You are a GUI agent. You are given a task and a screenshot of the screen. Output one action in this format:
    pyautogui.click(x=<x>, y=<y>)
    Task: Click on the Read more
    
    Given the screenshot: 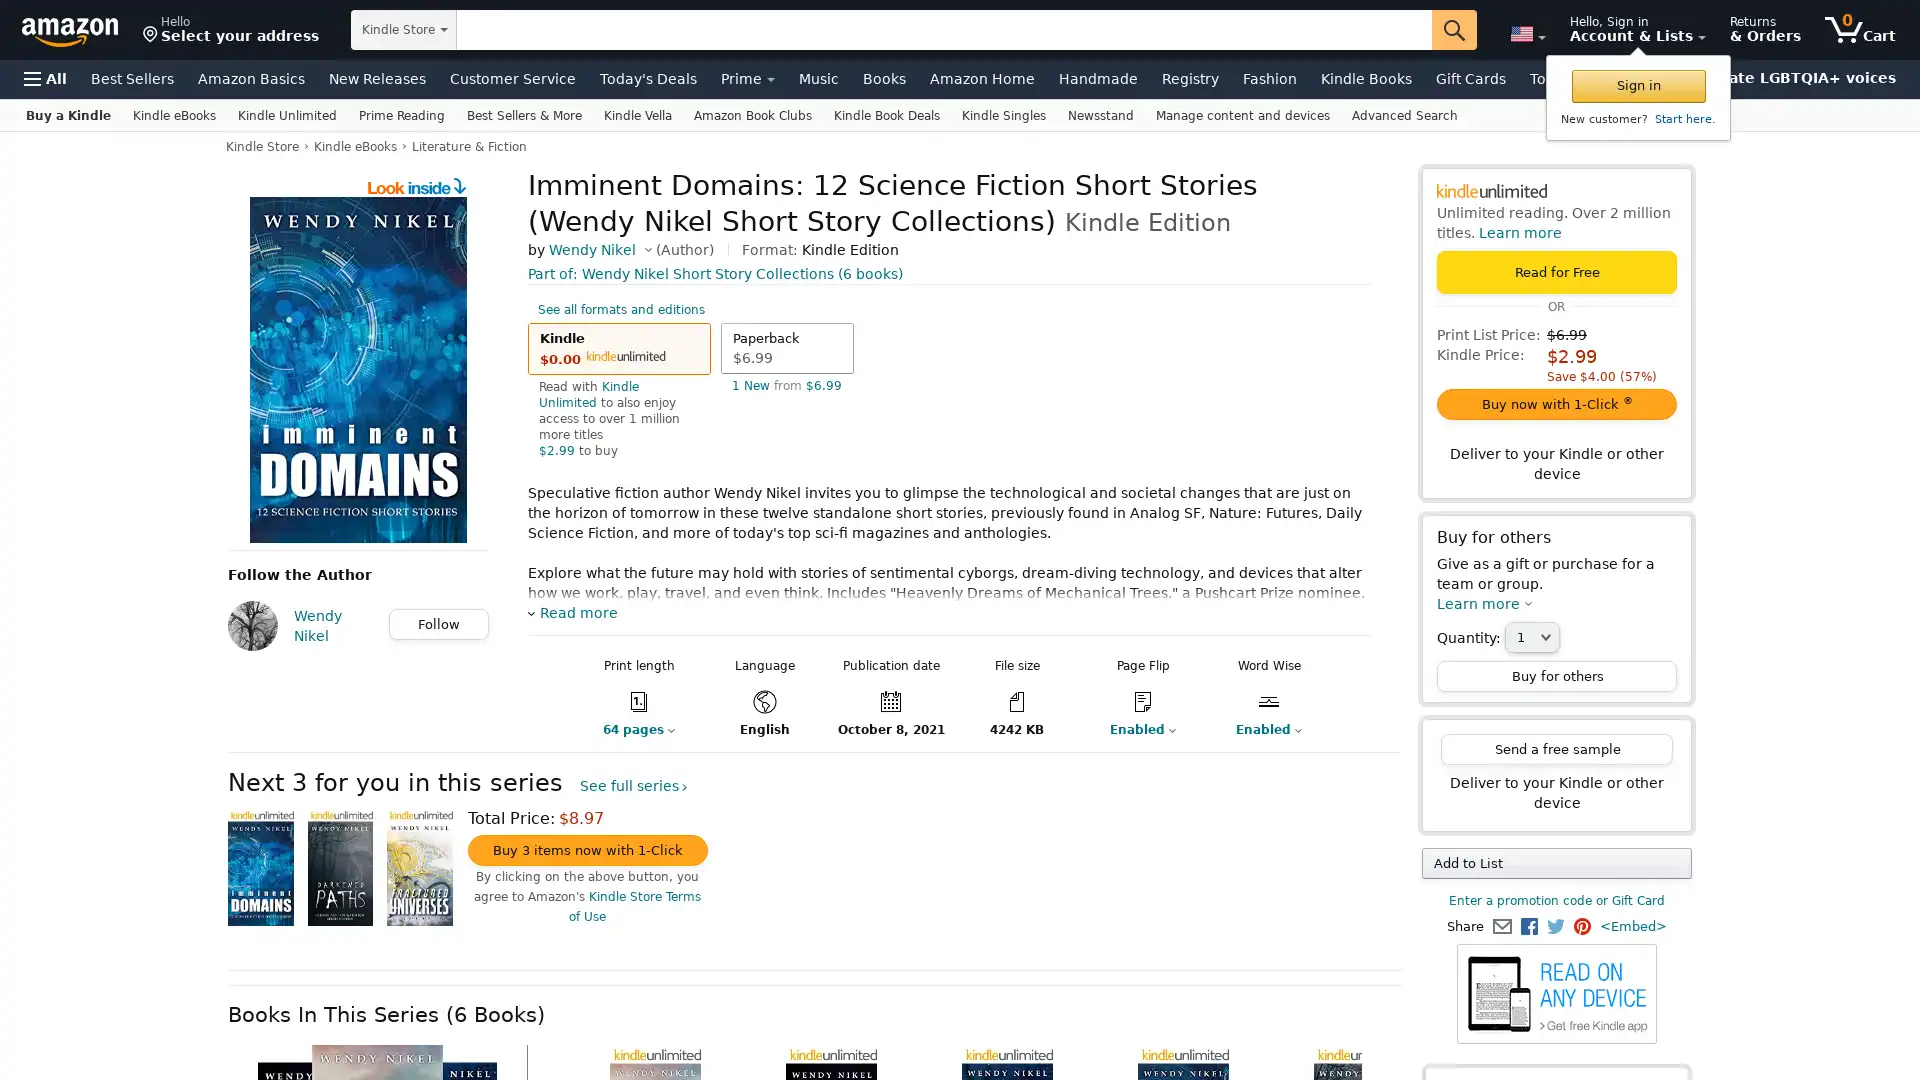 What is the action you would take?
    pyautogui.click(x=571, y=612)
    